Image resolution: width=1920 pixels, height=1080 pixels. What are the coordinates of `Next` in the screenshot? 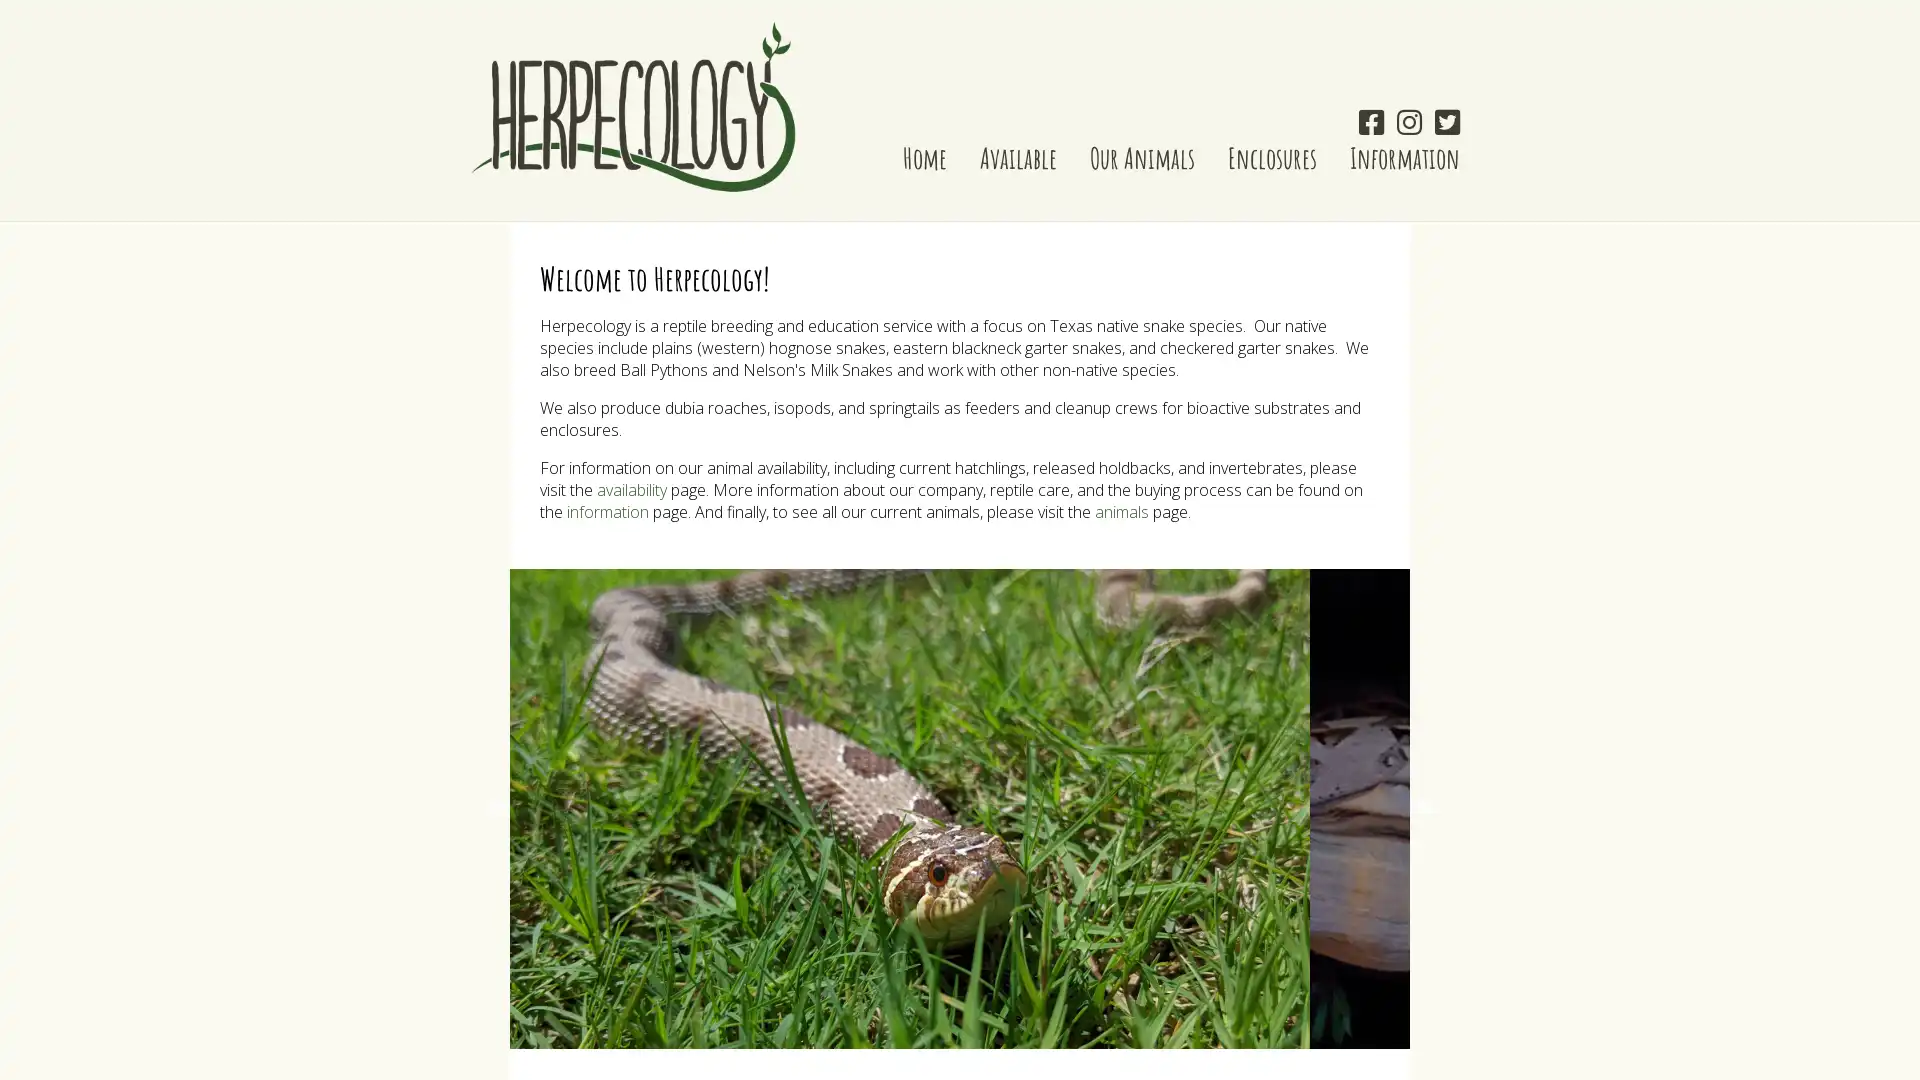 It's located at (1424, 839).